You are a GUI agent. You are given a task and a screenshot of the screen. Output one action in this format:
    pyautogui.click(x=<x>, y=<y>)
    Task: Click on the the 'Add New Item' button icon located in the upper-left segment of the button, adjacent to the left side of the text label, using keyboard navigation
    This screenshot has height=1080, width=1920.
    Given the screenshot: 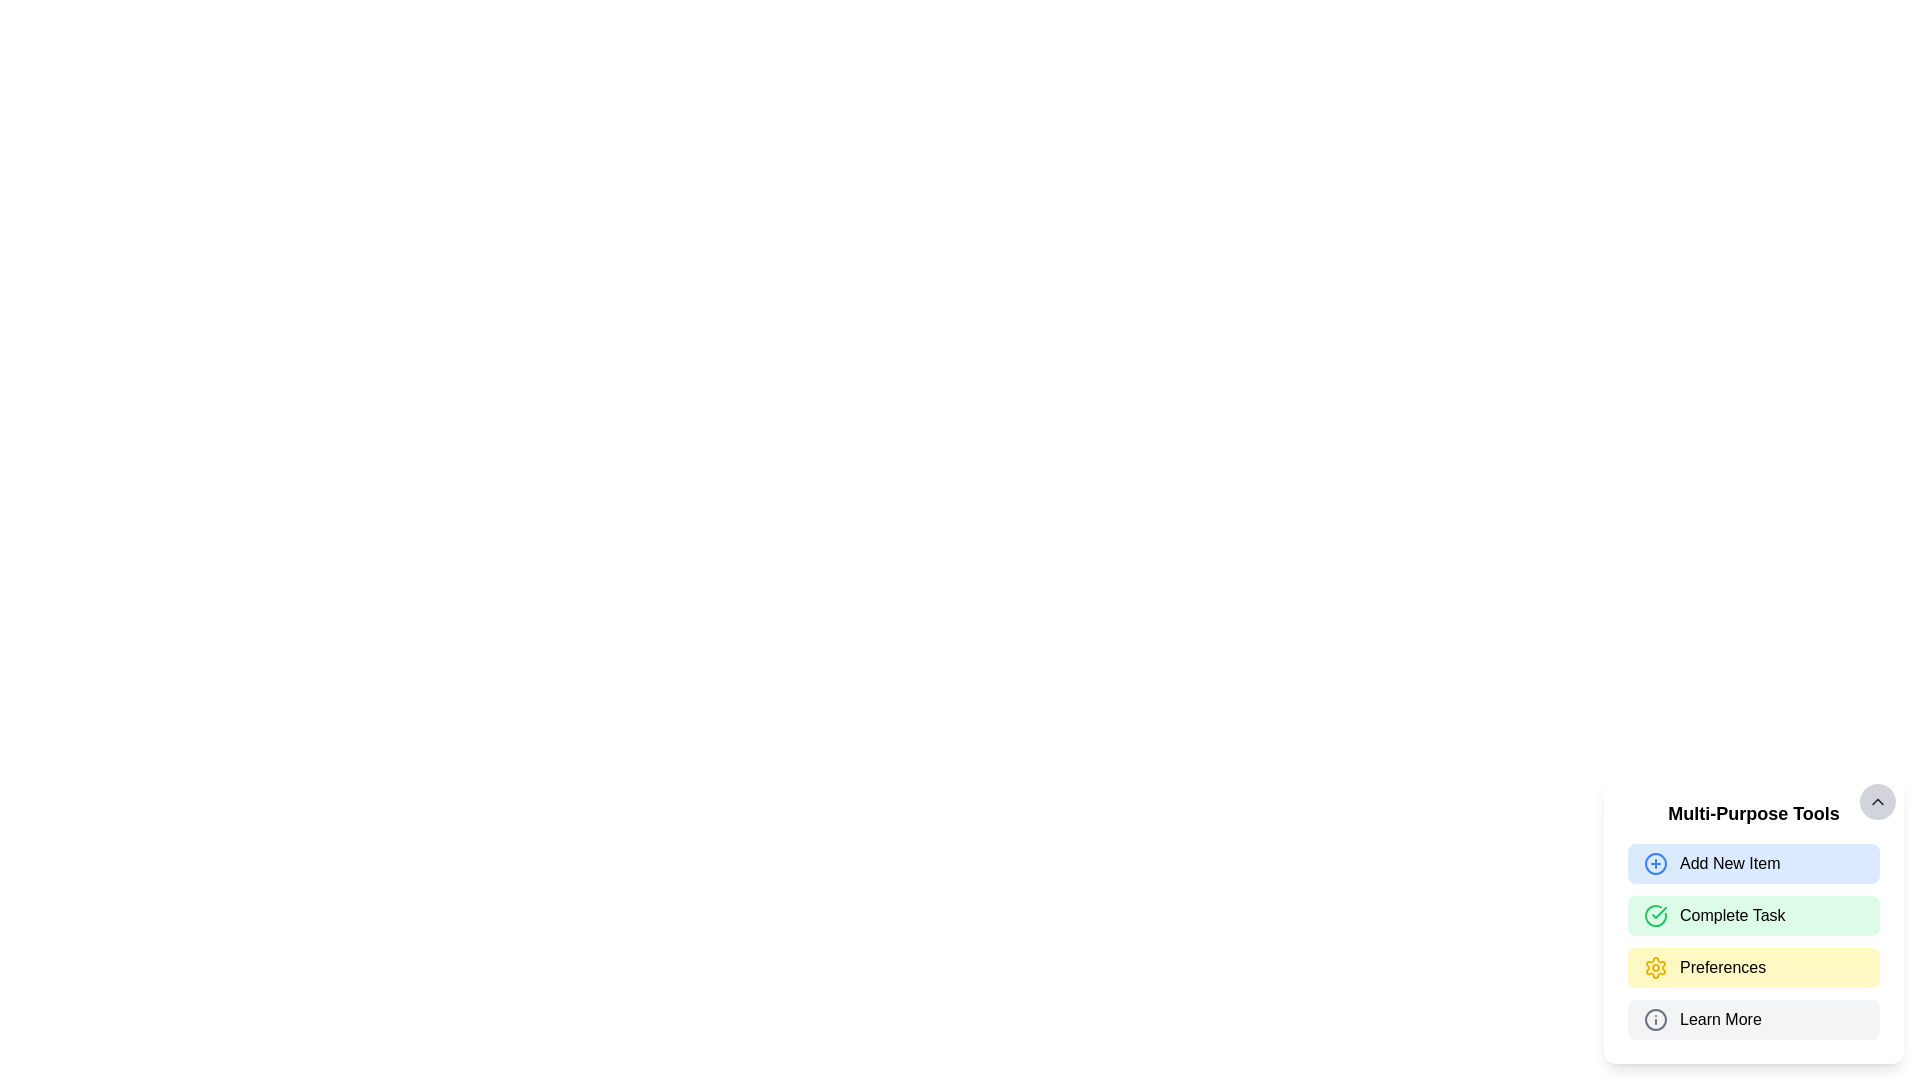 What is the action you would take?
    pyautogui.click(x=1656, y=863)
    